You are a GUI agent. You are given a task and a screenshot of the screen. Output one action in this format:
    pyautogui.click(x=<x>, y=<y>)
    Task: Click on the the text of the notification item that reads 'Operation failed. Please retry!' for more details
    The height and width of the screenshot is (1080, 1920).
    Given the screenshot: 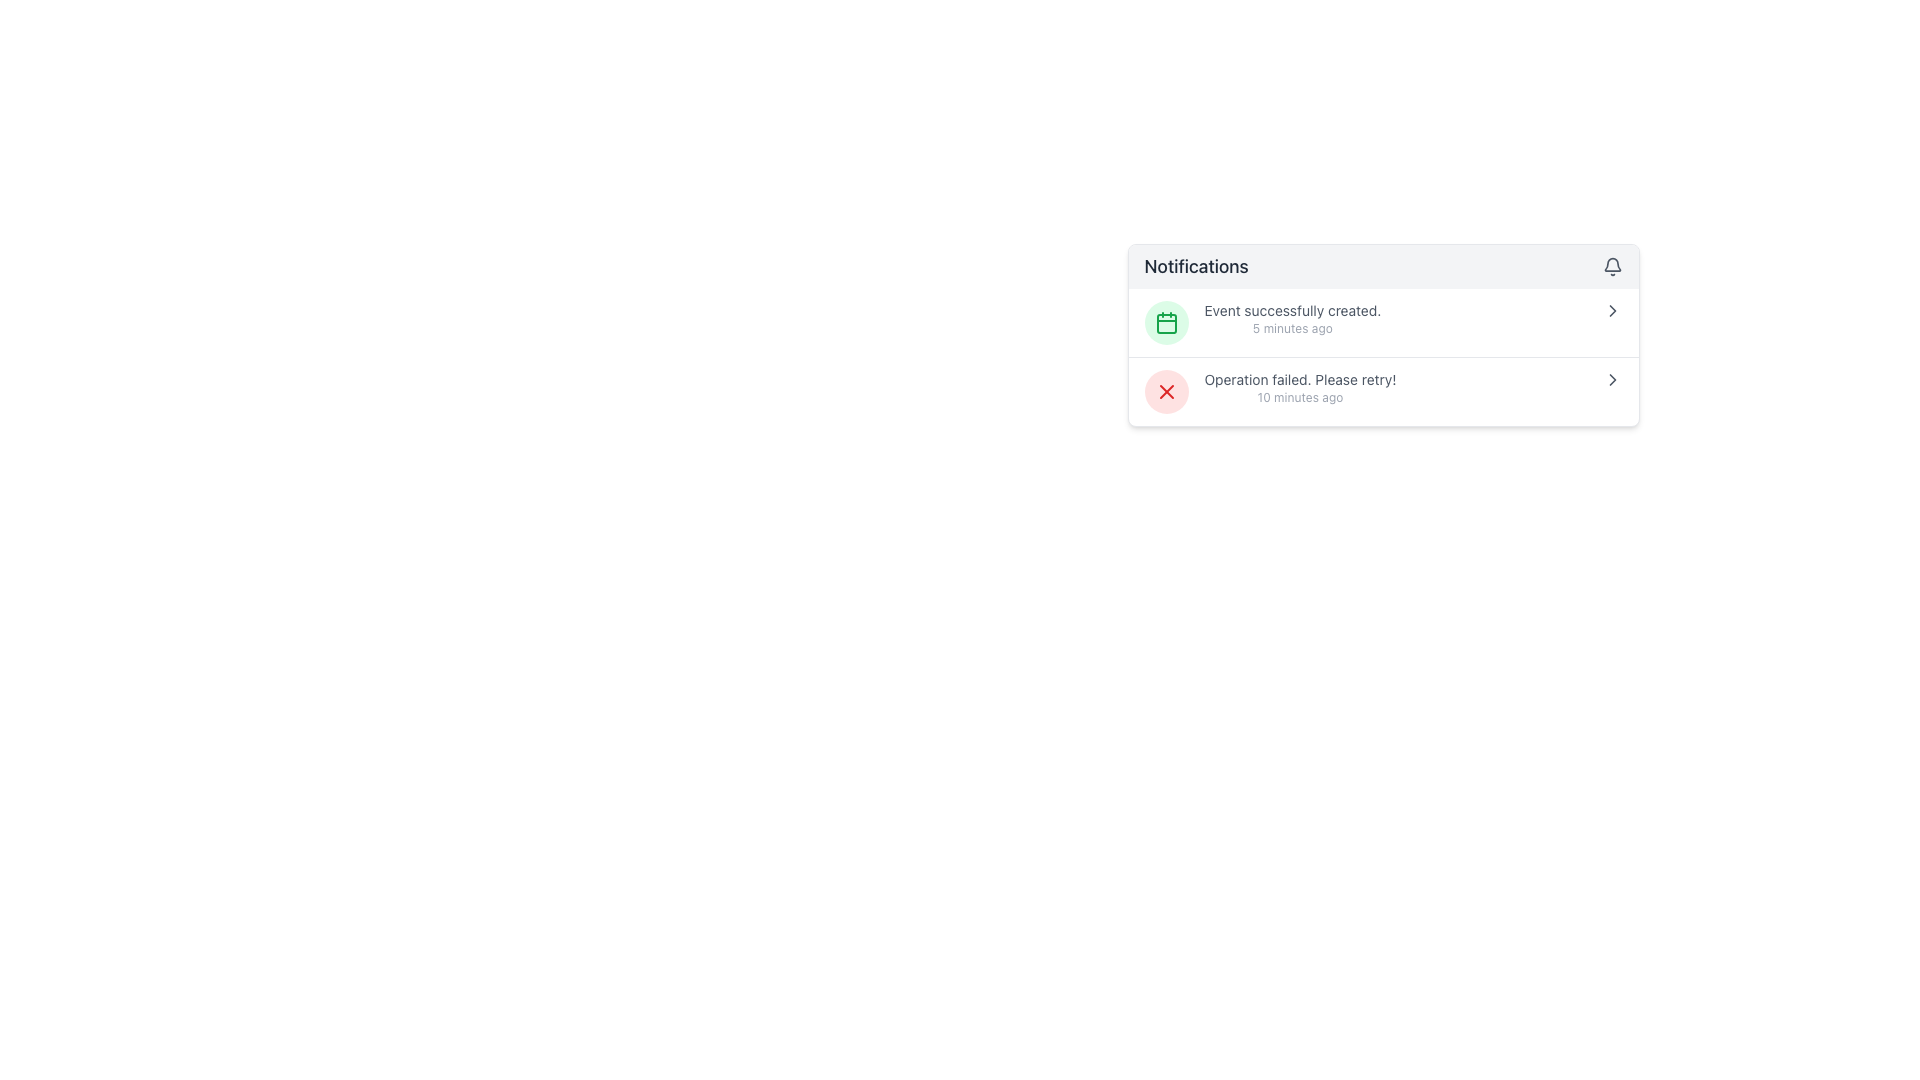 What is the action you would take?
    pyautogui.click(x=1382, y=391)
    